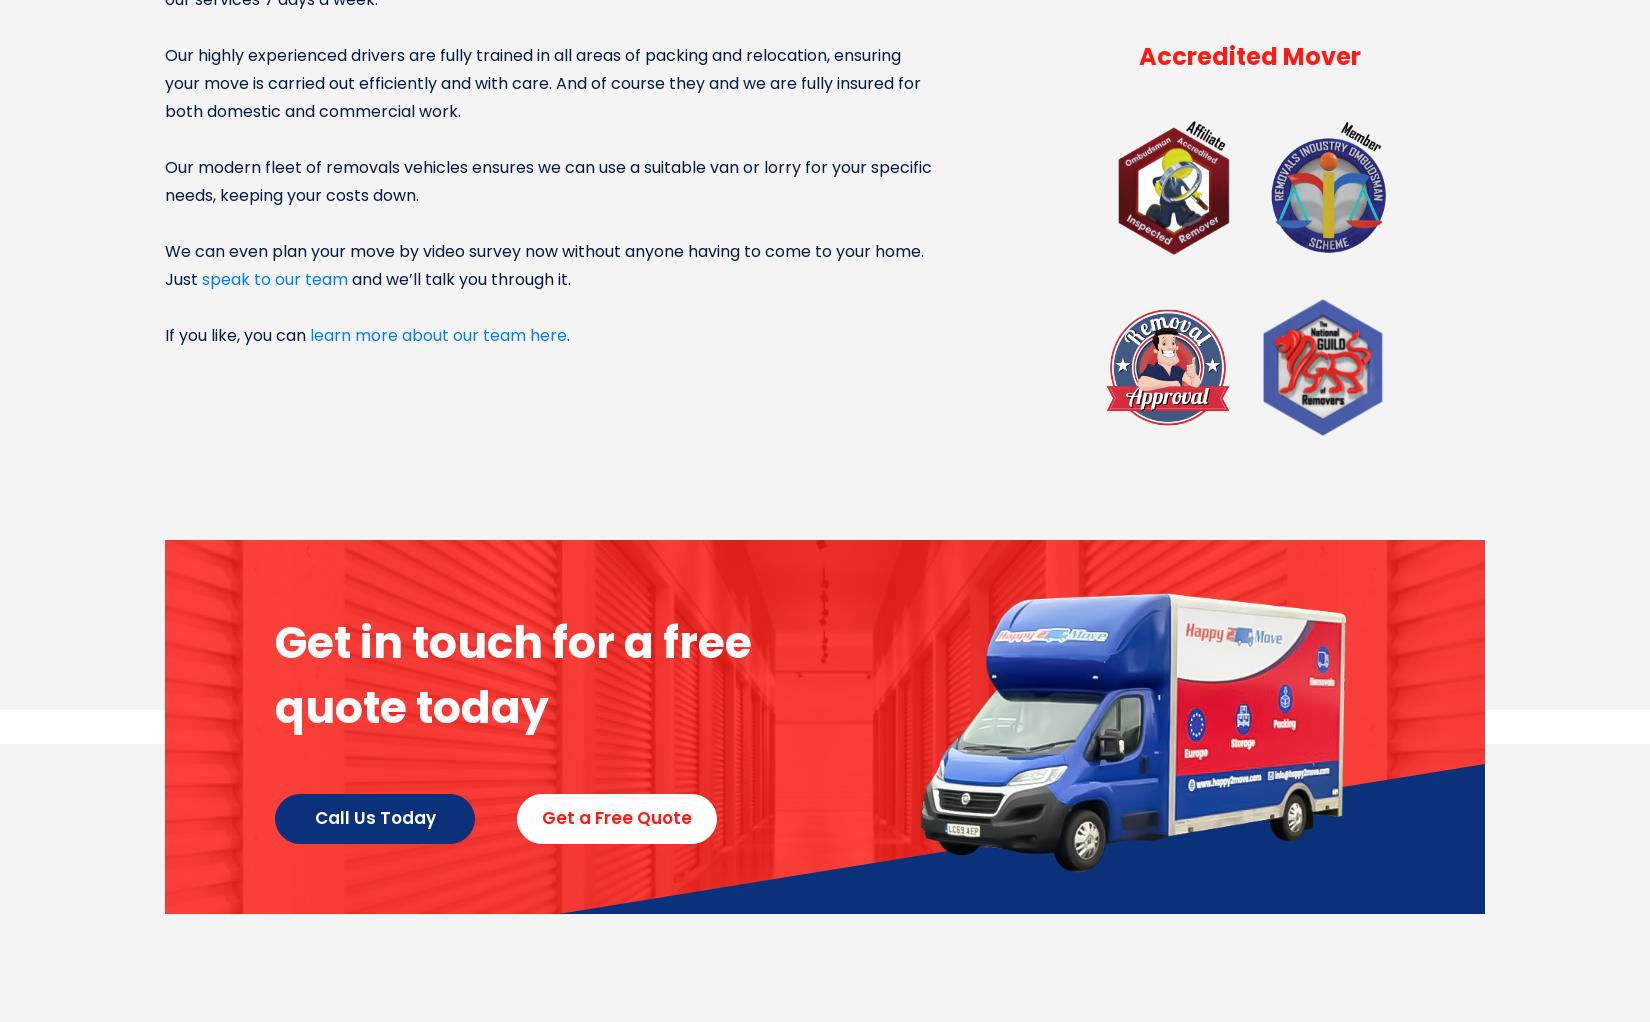 The height and width of the screenshot is (1022, 1650). What do you see at coordinates (275, 279) in the screenshot?
I see `'speak to our team'` at bounding box center [275, 279].